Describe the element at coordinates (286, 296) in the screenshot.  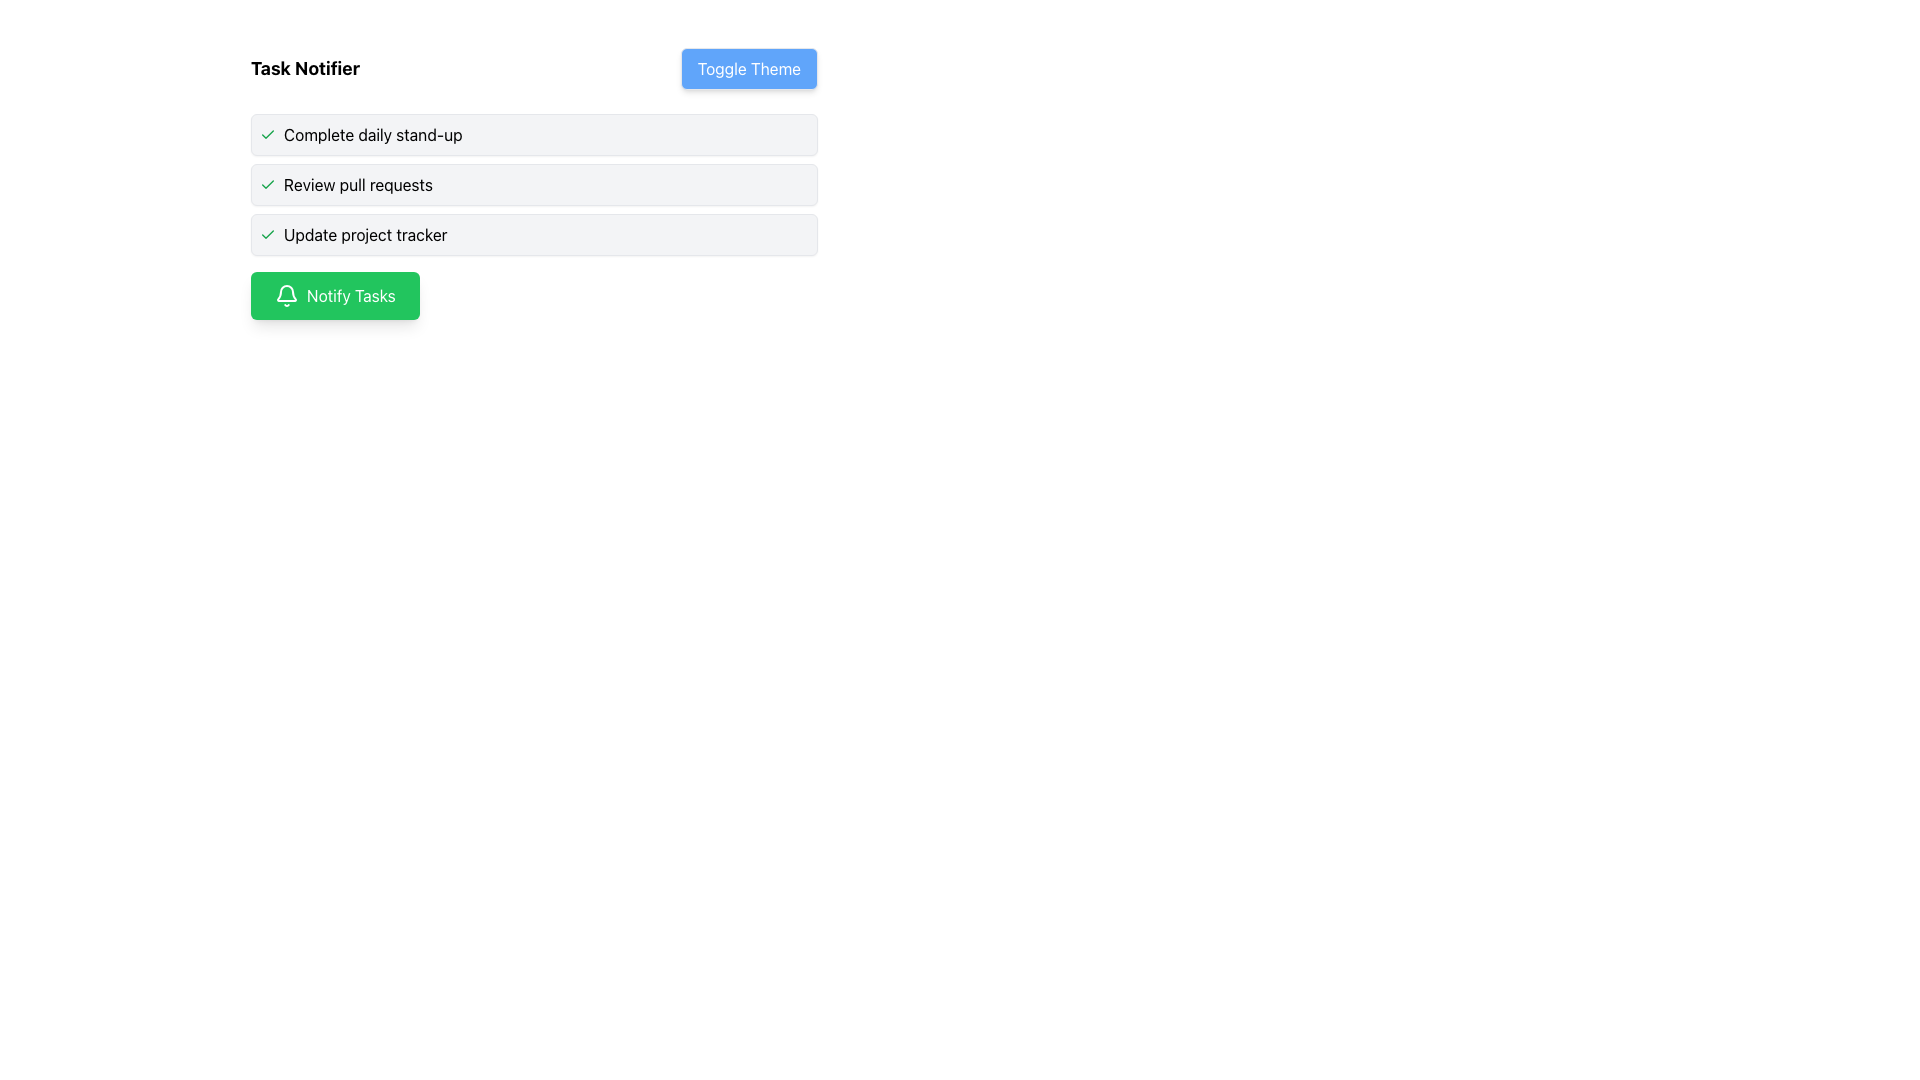
I see `the SVG bell icon located to the left of the 'Notify Tasks' button, which visually represents notifications or alerts` at that location.